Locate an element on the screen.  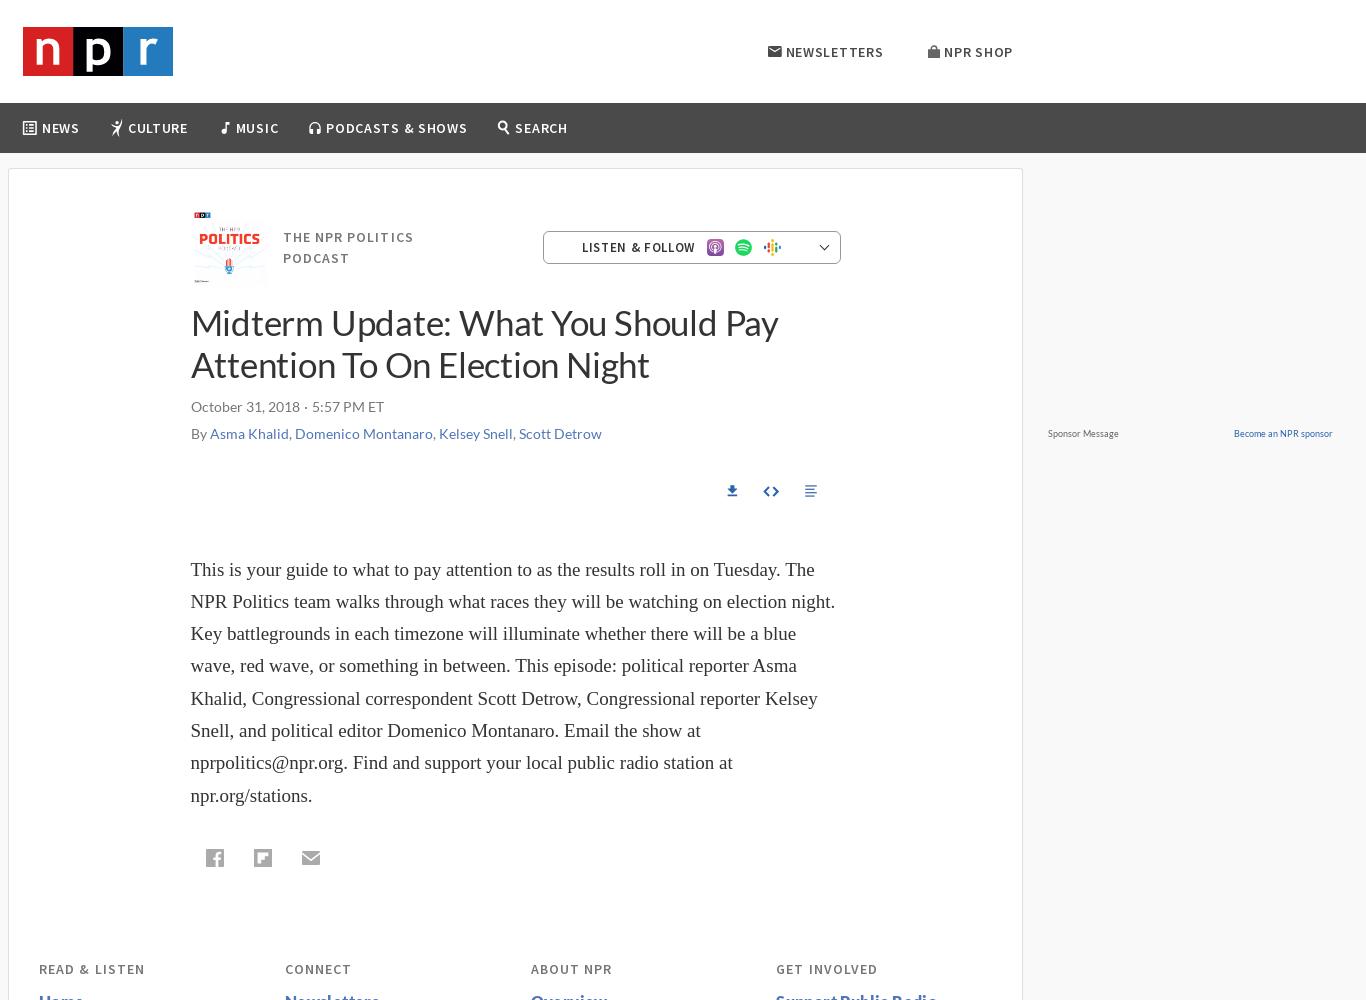
'The NPR Politics Podcast' is located at coordinates (346, 245).